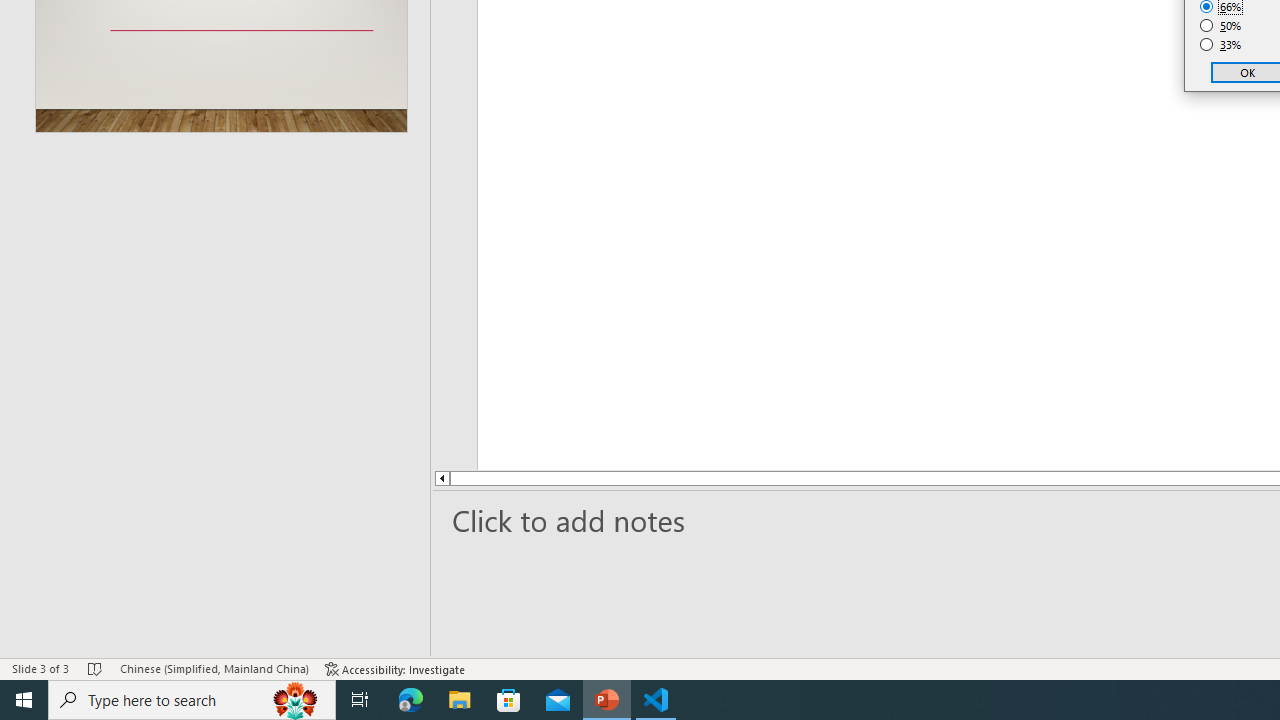  What do you see at coordinates (459, 698) in the screenshot?
I see `'File Explorer'` at bounding box center [459, 698].